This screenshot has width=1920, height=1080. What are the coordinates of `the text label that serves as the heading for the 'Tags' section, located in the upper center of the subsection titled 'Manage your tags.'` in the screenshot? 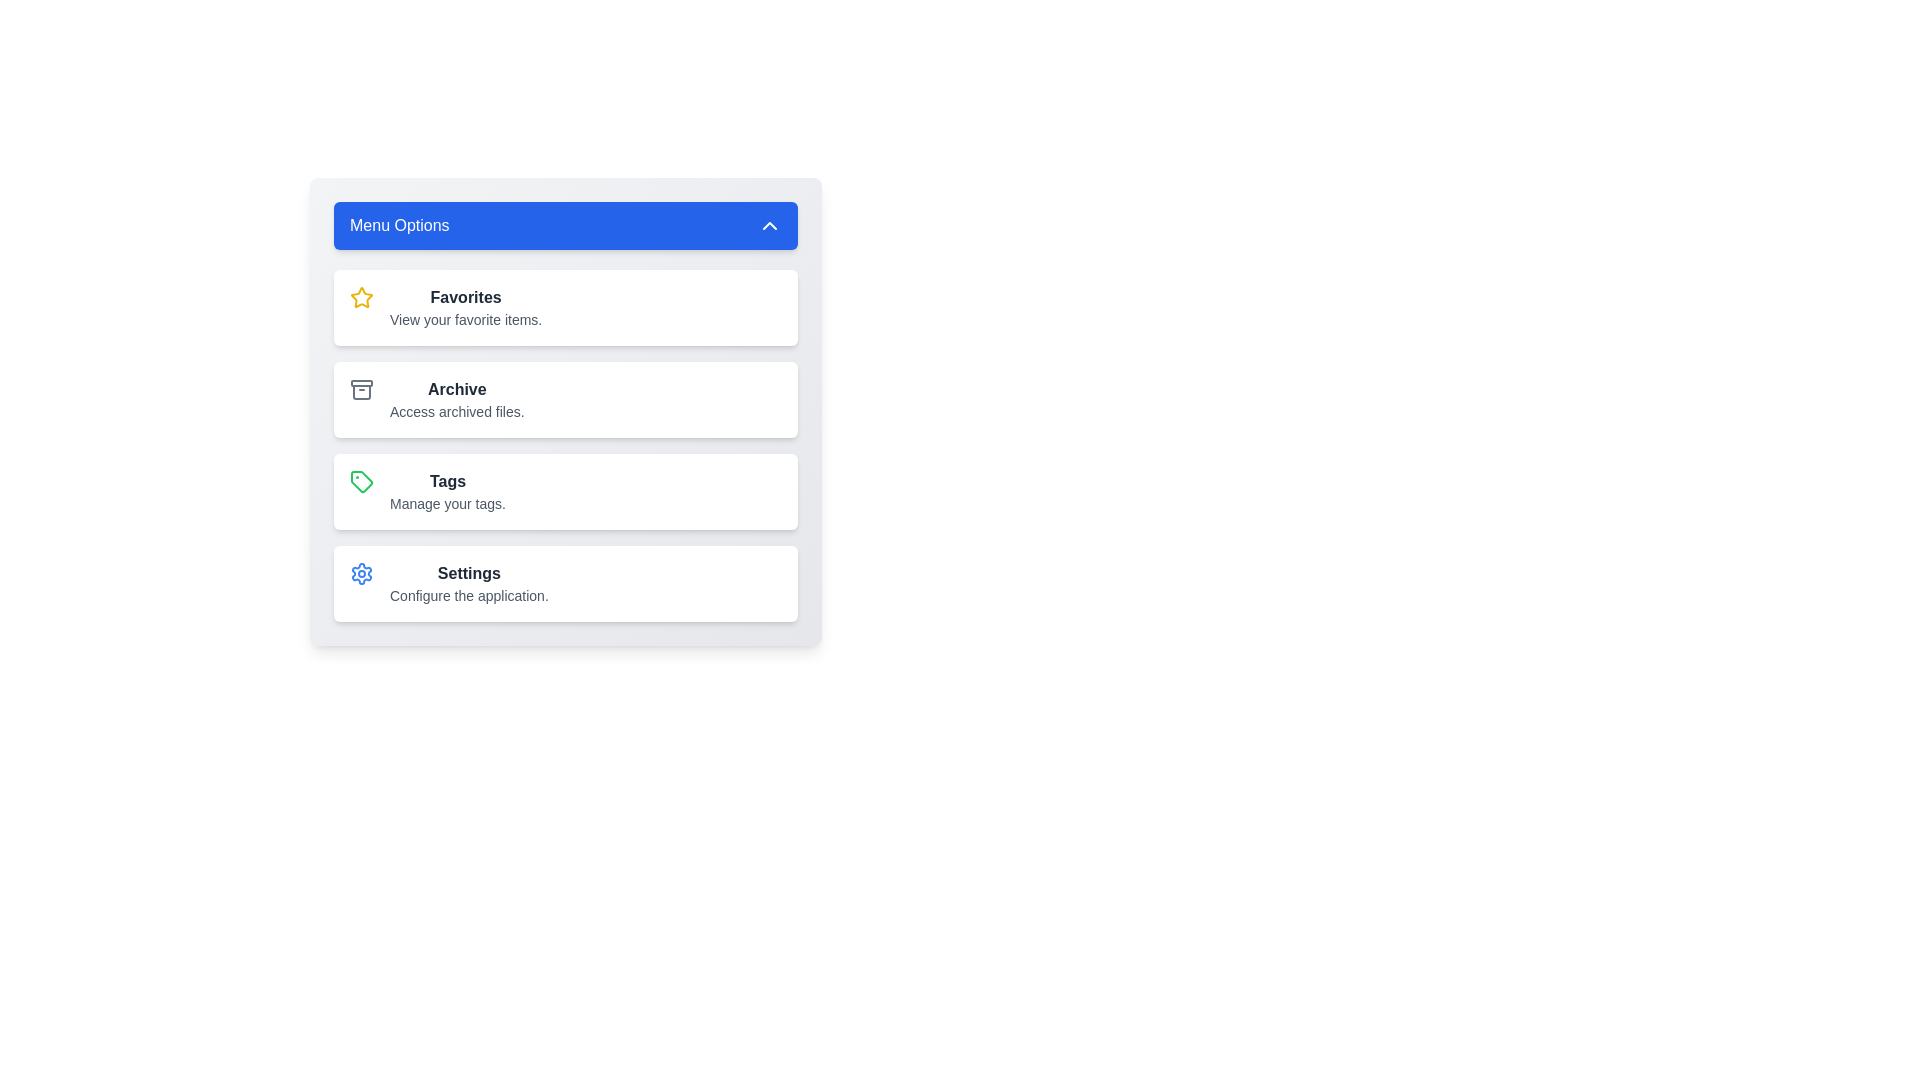 It's located at (446, 482).